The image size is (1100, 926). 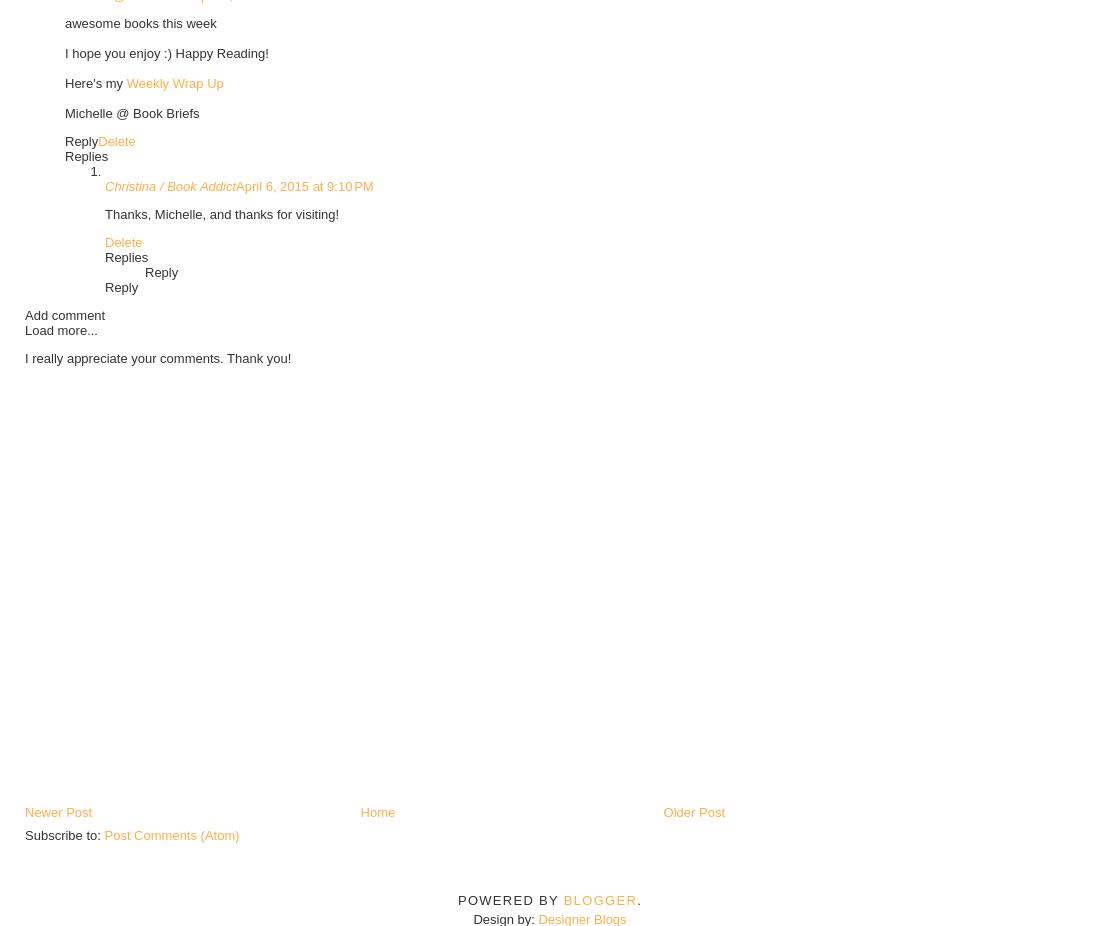 What do you see at coordinates (156, 357) in the screenshot?
I see `'I really appreciate your comments.  Thank you!'` at bounding box center [156, 357].